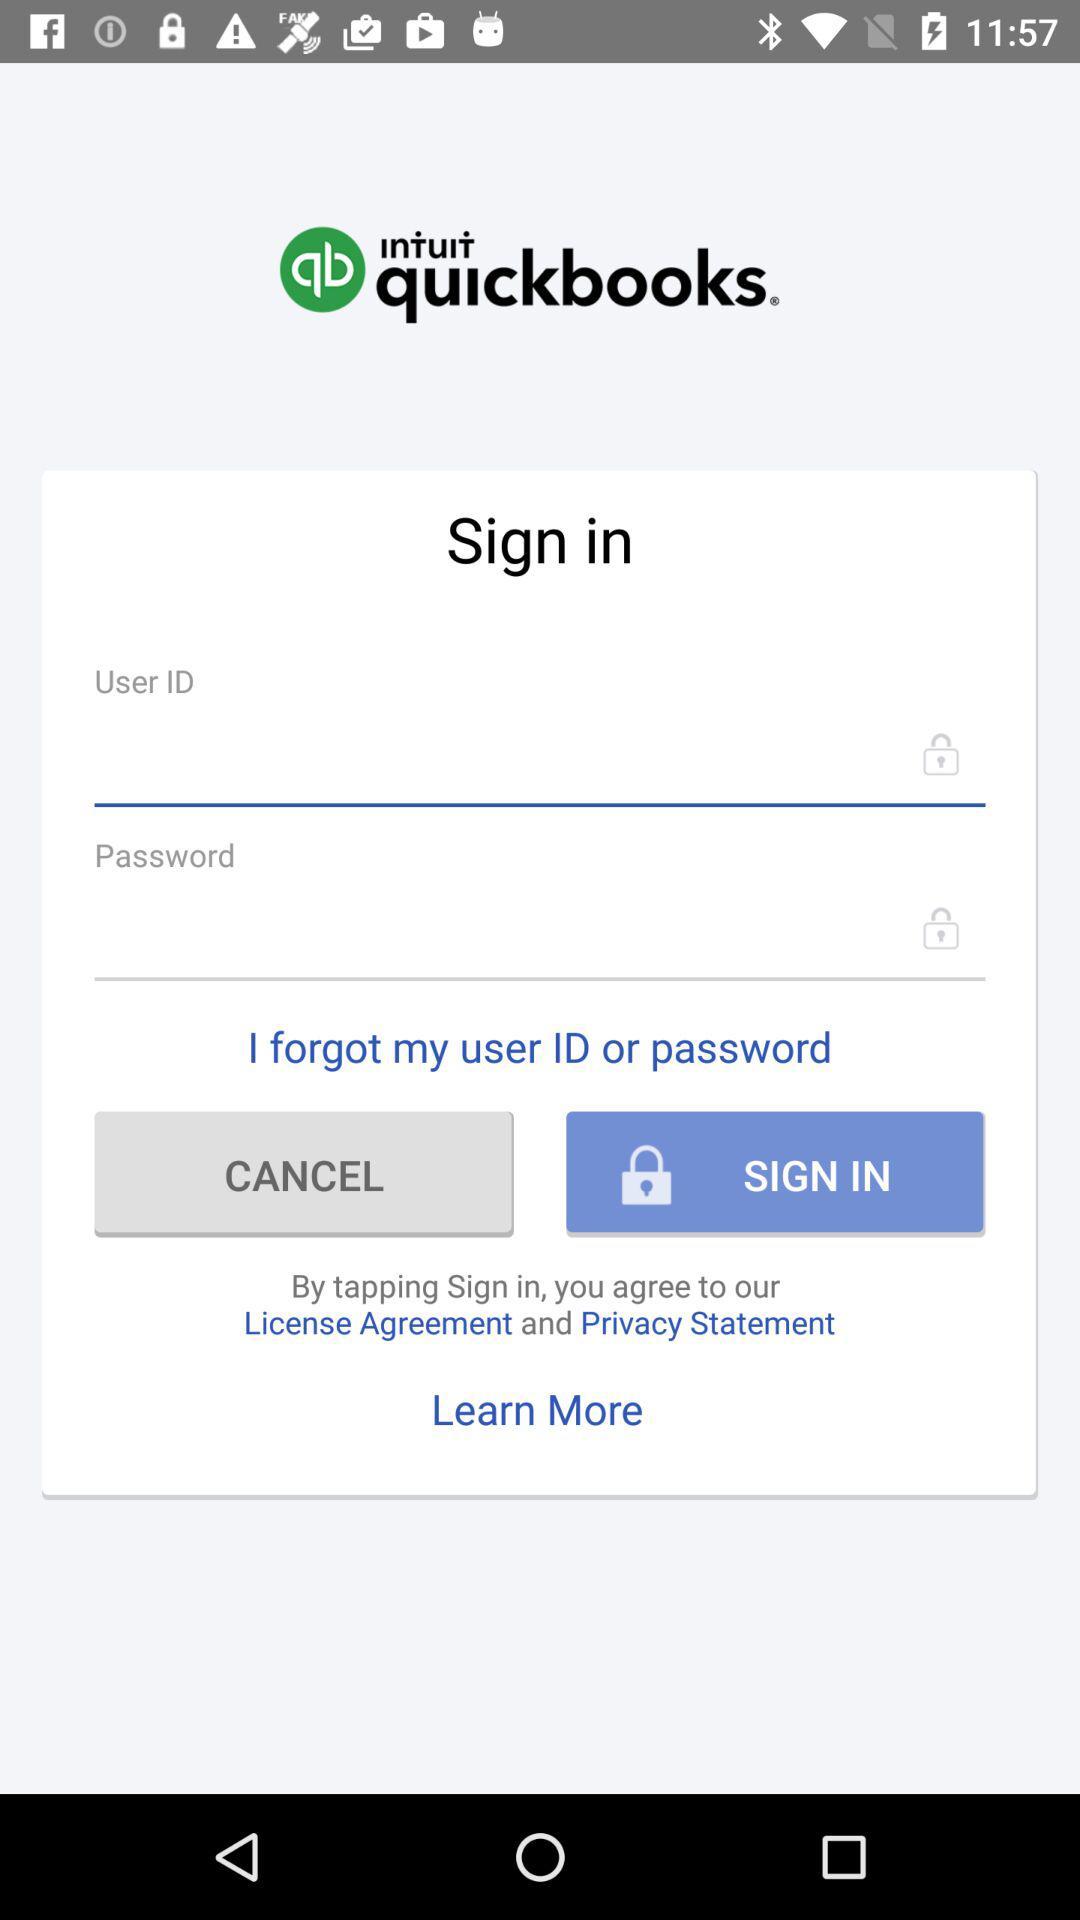 This screenshot has width=1080, height=1920. What do you see at coordinates (528, 252) in the screenshot?
I see `icon above sign in` at bounding box center [528, 252].